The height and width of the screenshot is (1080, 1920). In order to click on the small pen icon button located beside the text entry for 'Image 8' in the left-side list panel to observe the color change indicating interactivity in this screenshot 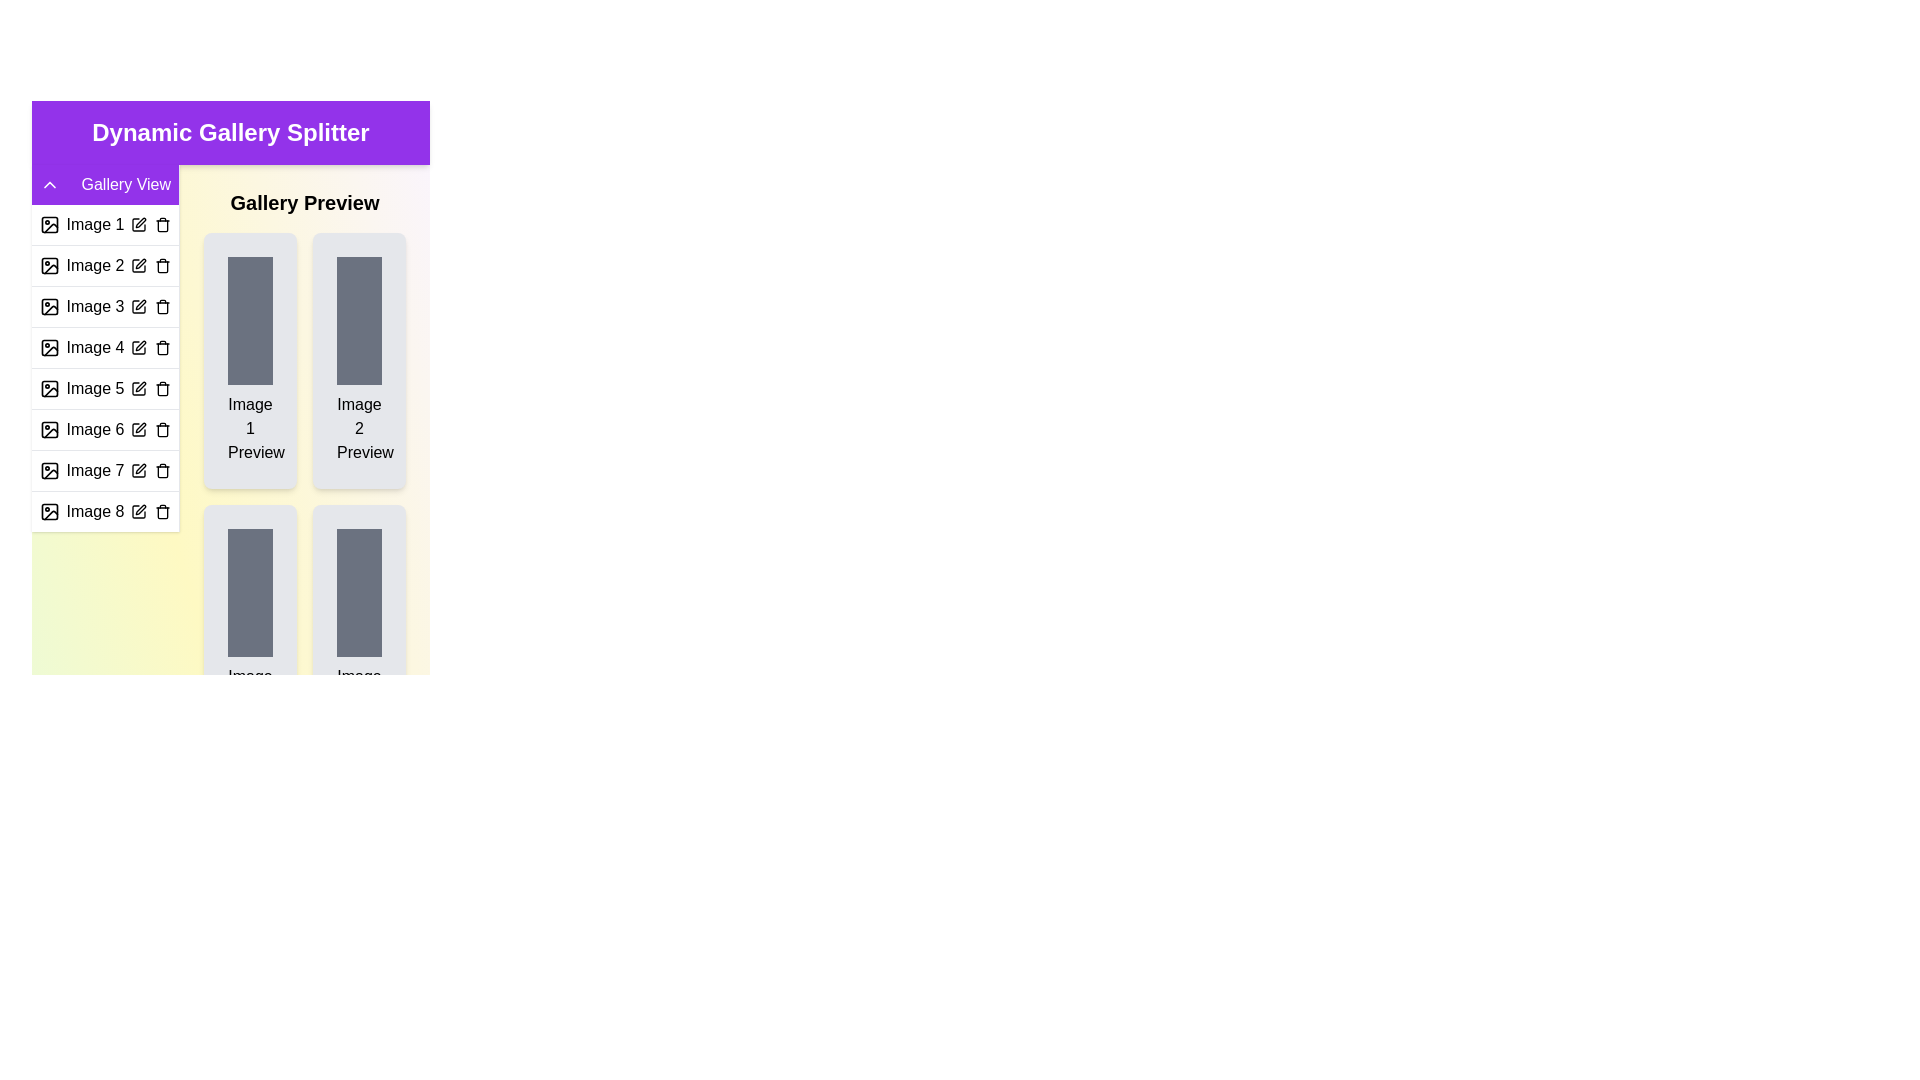, I will do `click(138, 511)`.